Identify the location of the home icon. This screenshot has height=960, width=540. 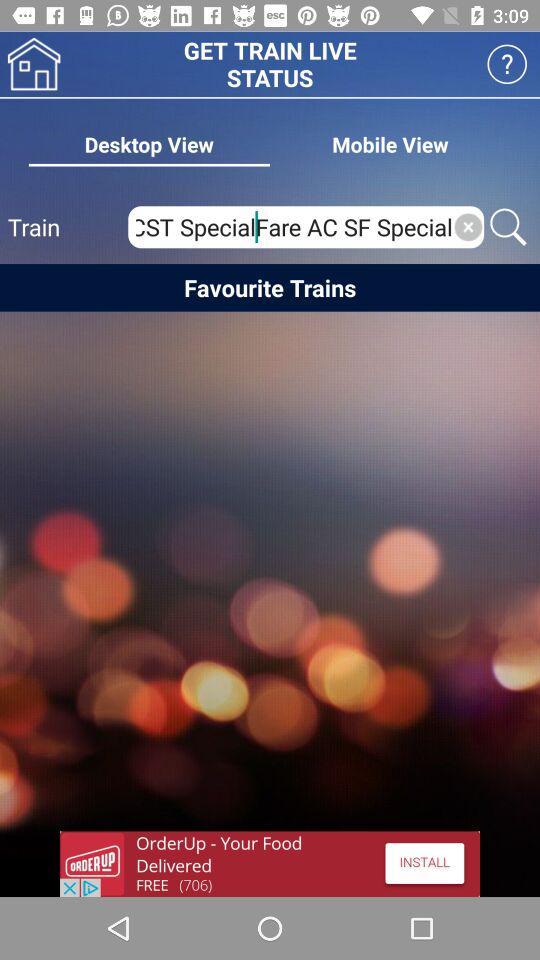
(33, 64).